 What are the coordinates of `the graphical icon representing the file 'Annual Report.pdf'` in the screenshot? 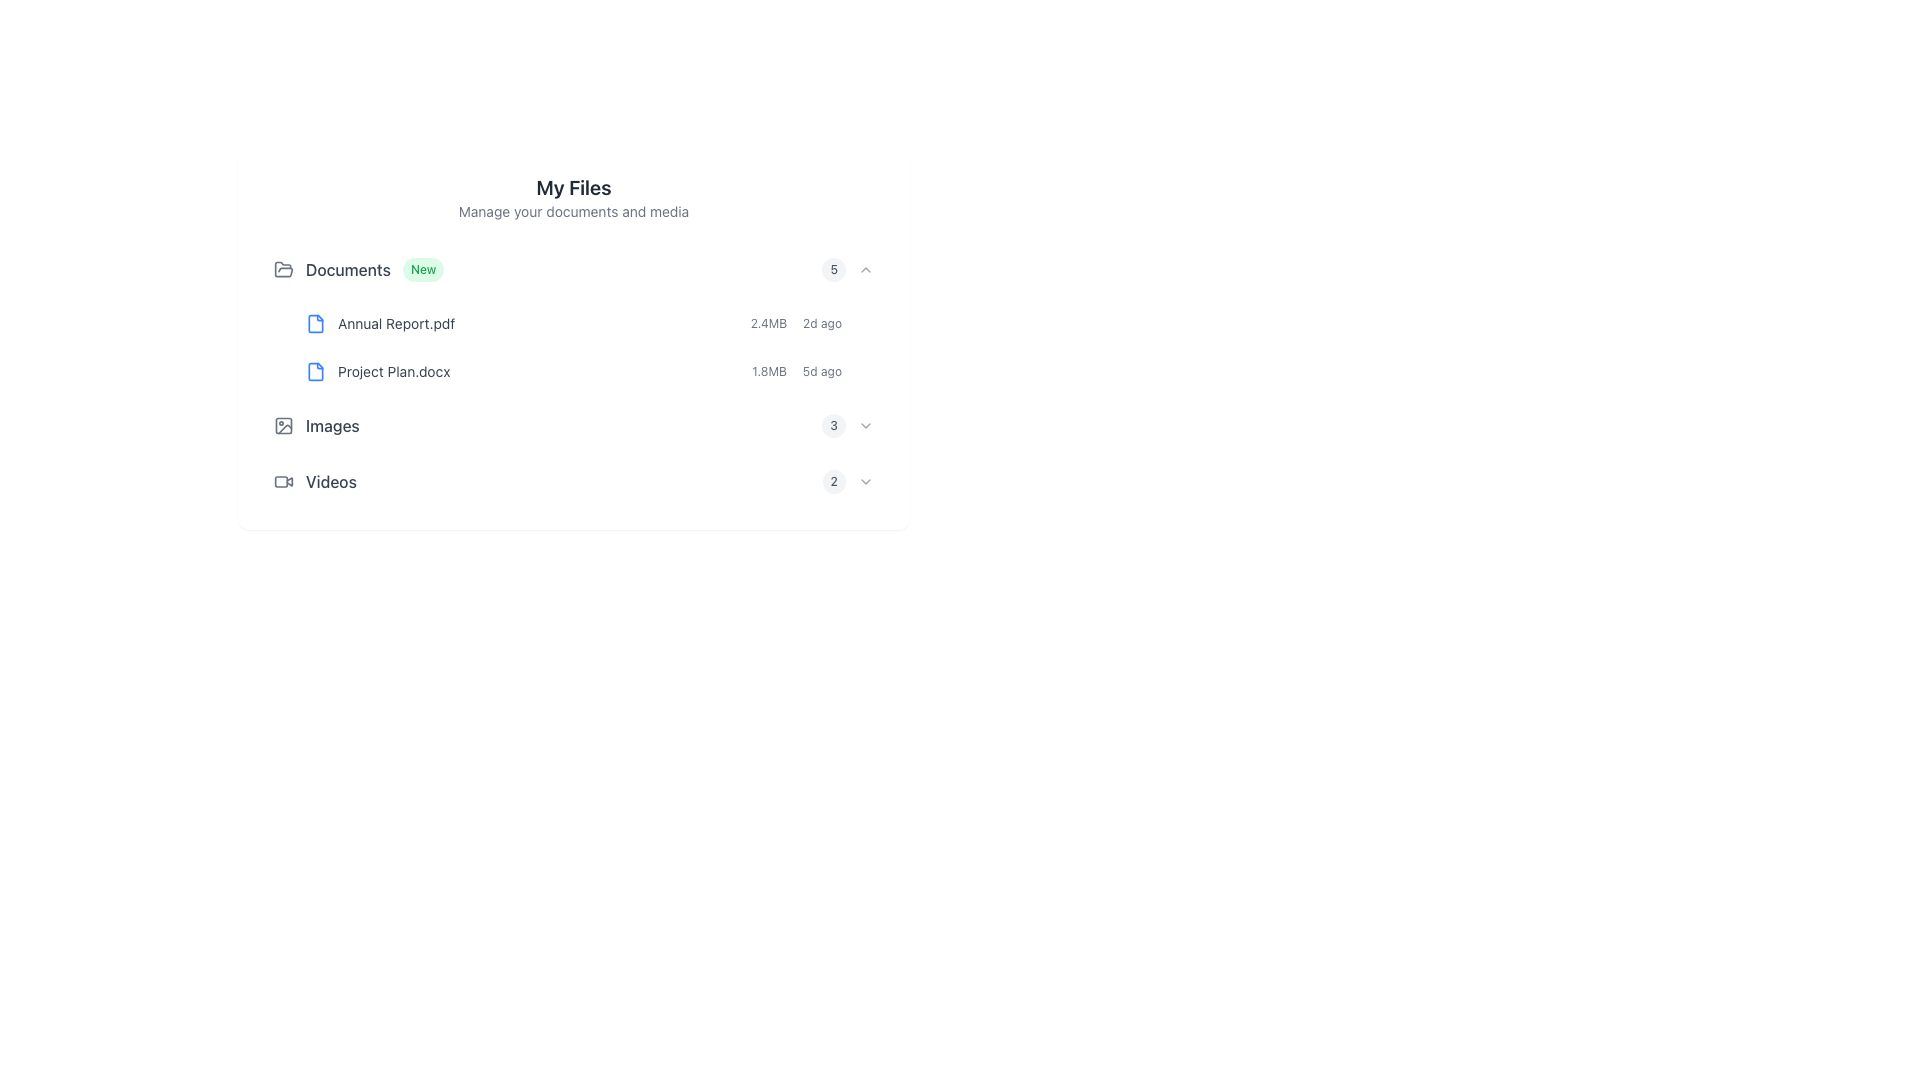 It's located at (315, 323).